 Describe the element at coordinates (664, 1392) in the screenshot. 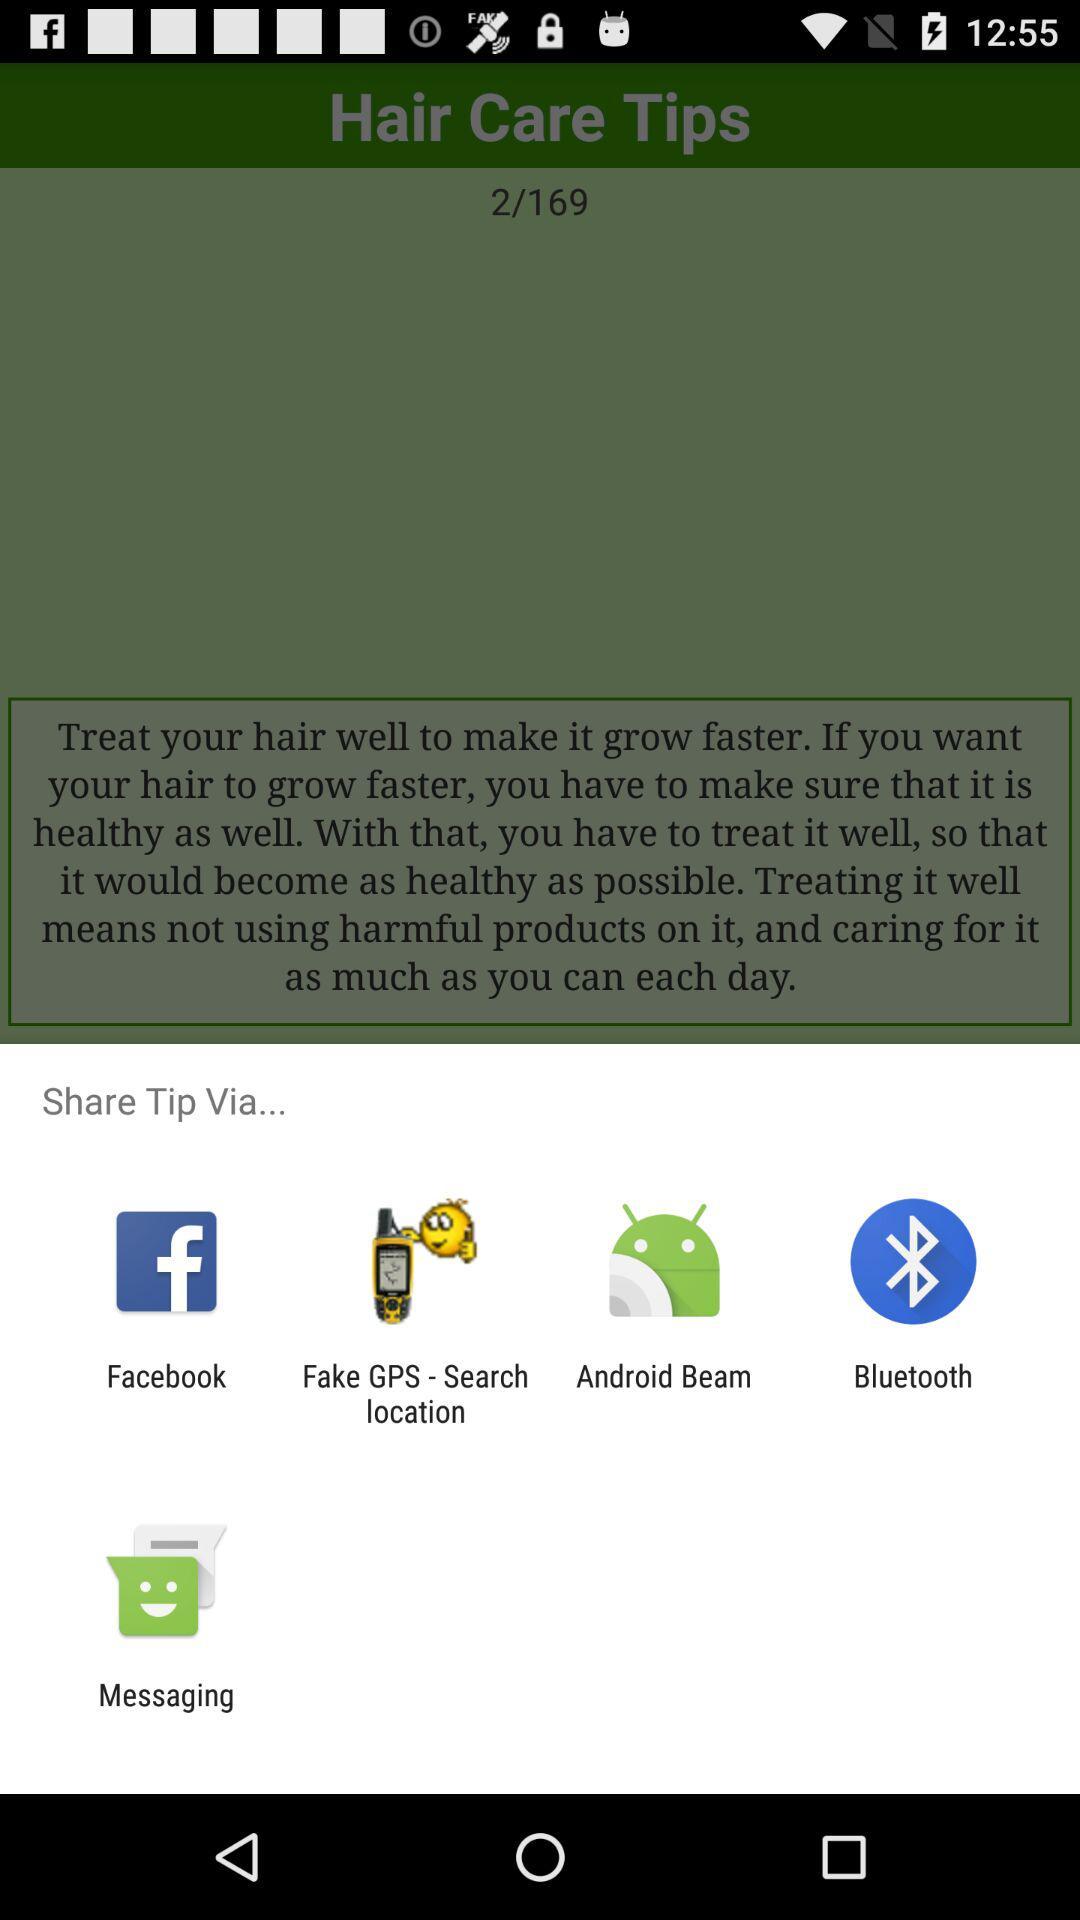

I see `android beam app` at that location.